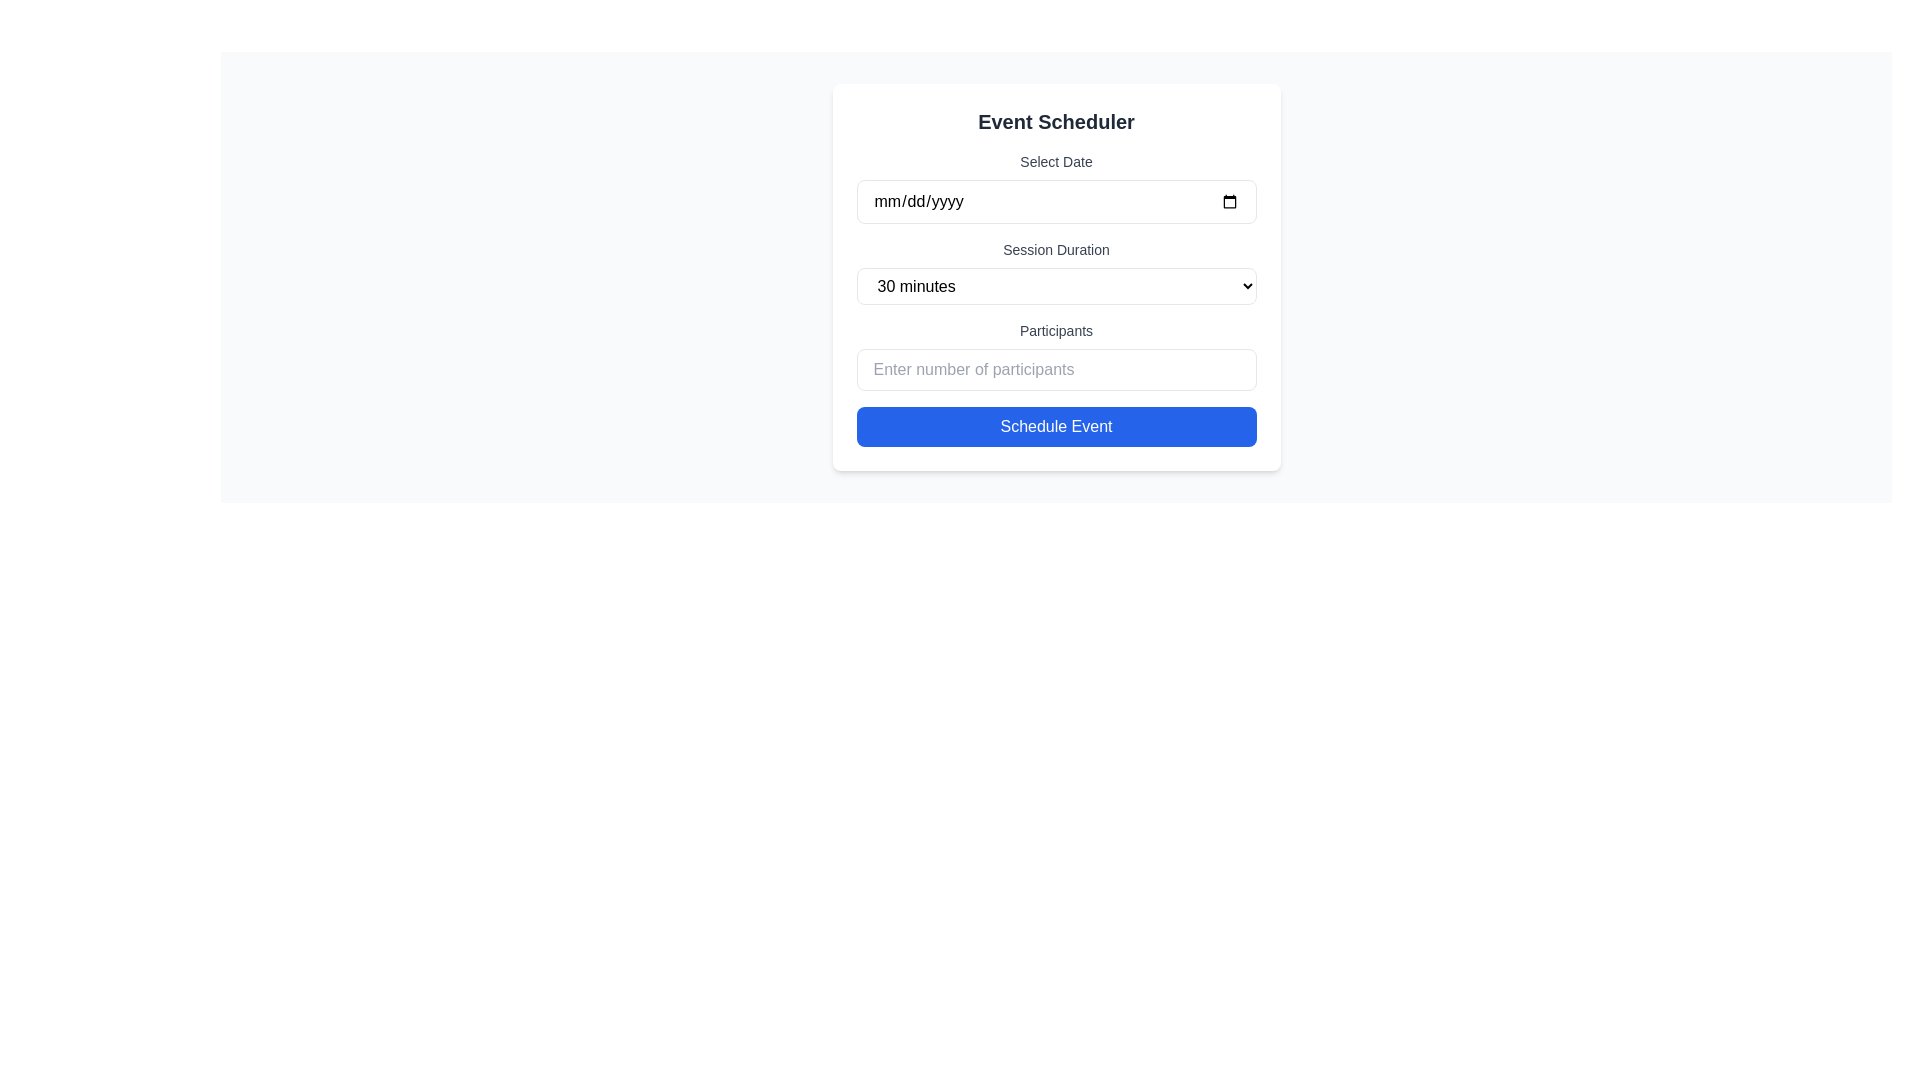 This screenshot has width=1920, height=1080. What do you see at coordinates (1055, 370) in the screenshot?
I see `the text input field for number of participants to focus and type a numerical value` at bounding box center [1055, 370].